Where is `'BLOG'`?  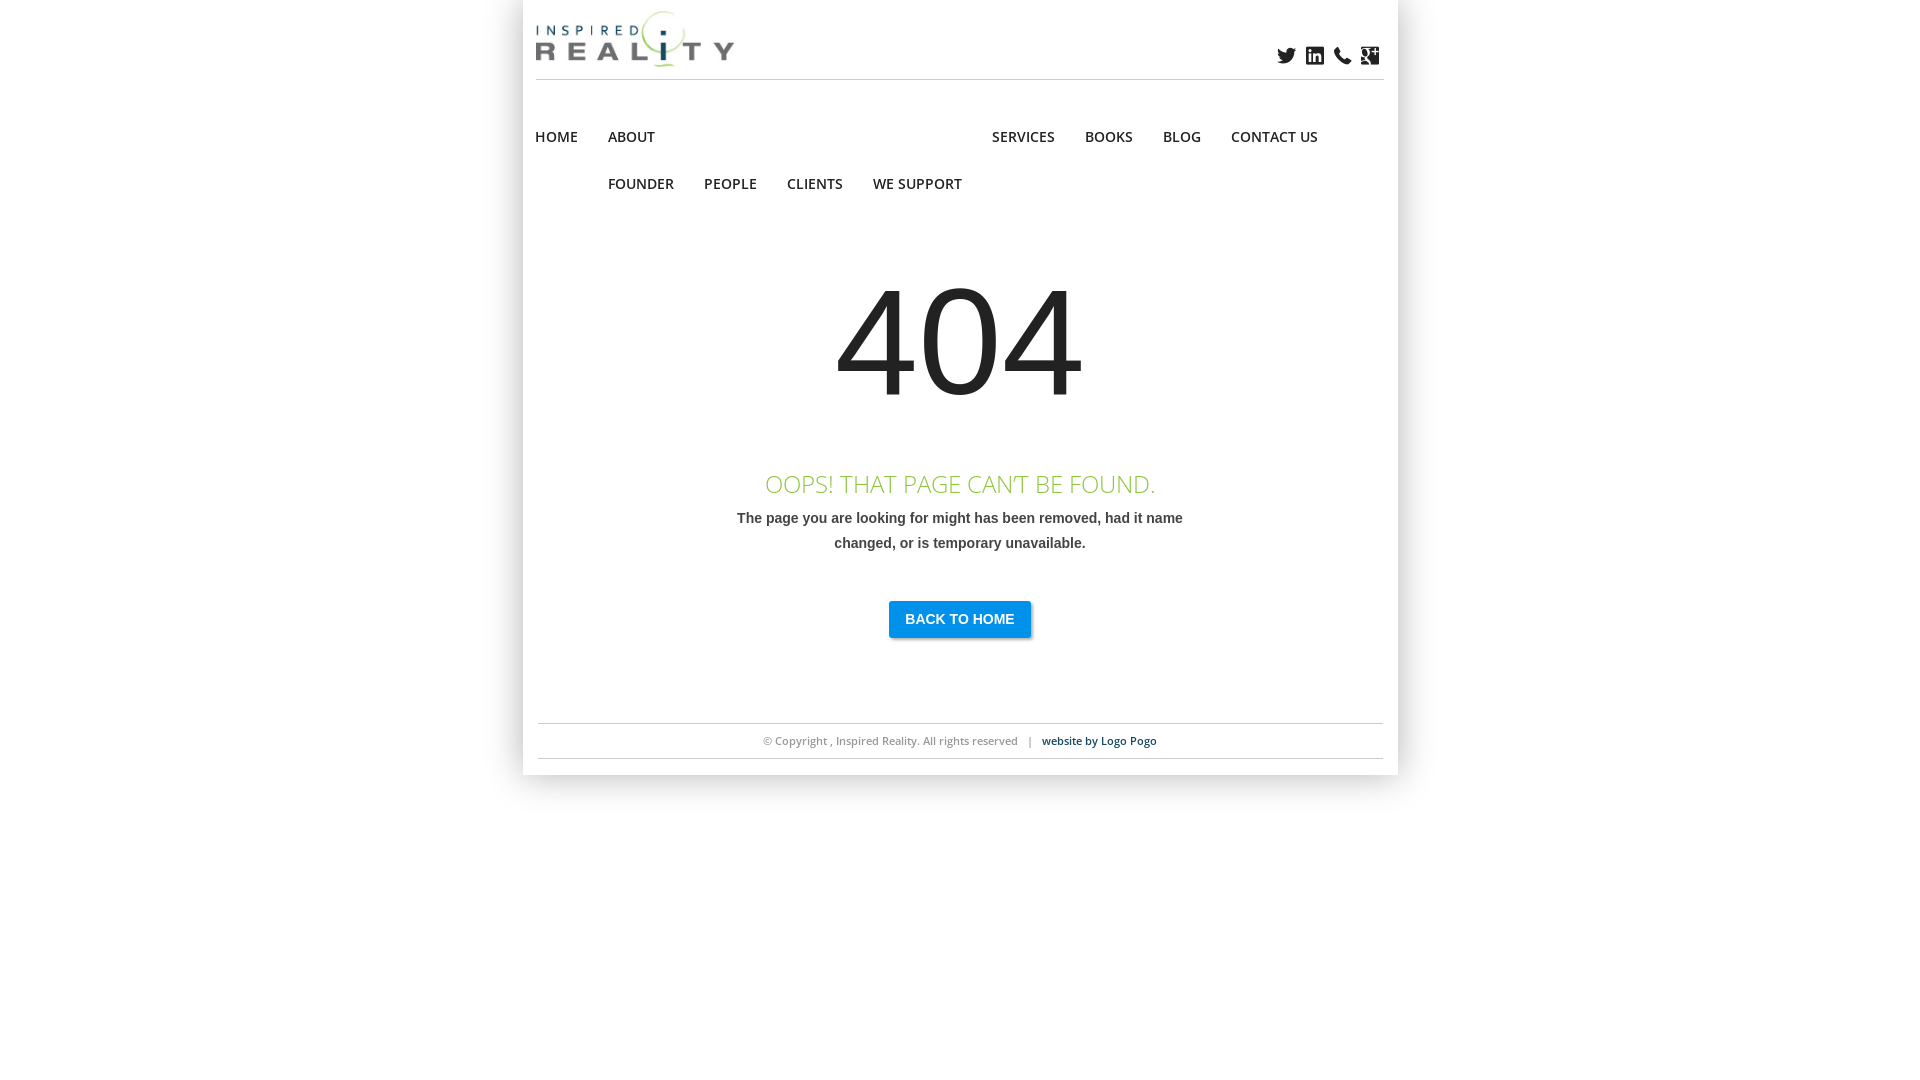 'BLOG' is located at coordinates (1181, 135).